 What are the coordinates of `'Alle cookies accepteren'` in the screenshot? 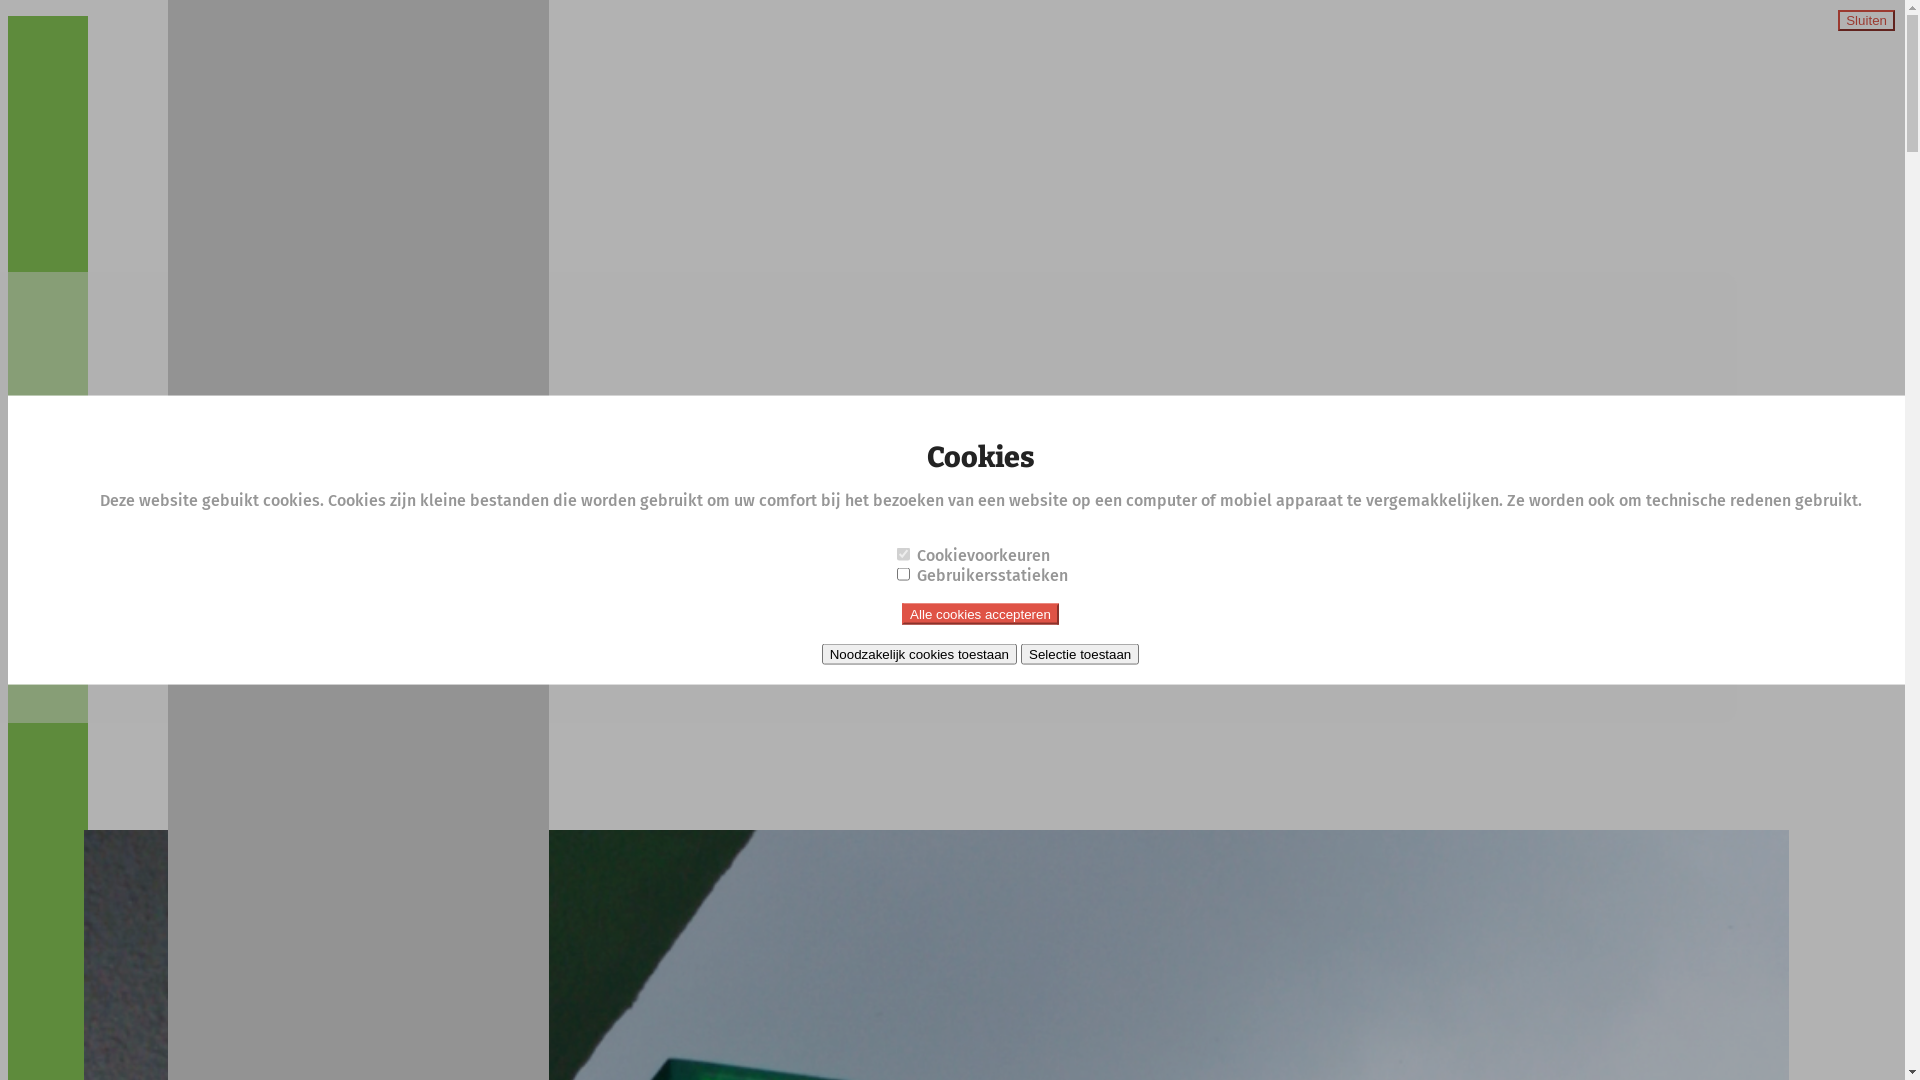 It's located at (980, 612).